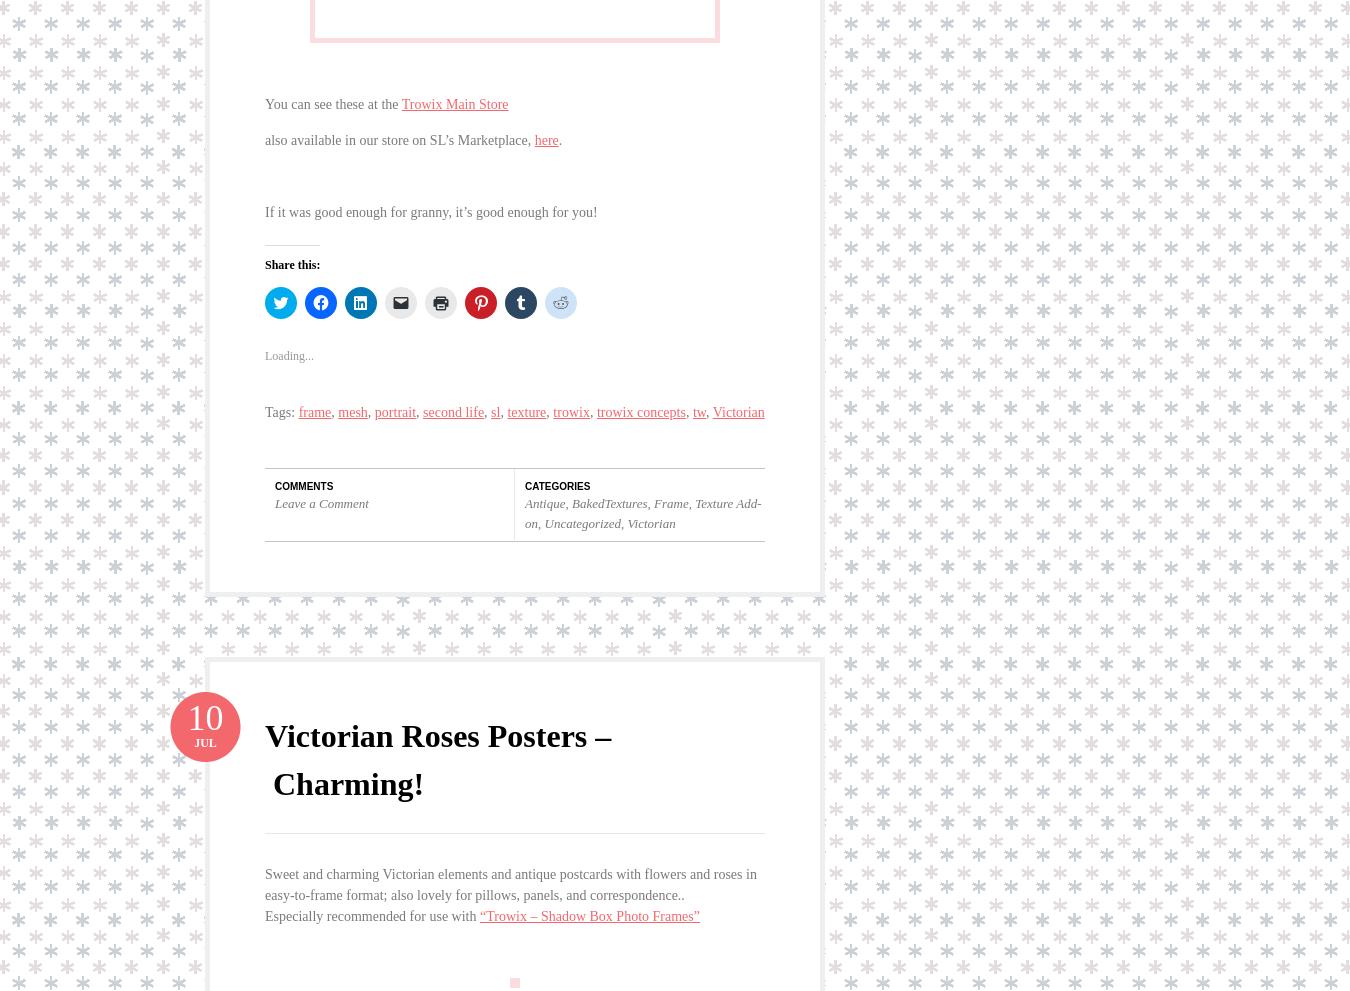 The height and width of the screenshot is (991, 1350). Describe the element at coordinates (205, 726) in the screenshot. I see `'Jul'` at that location.